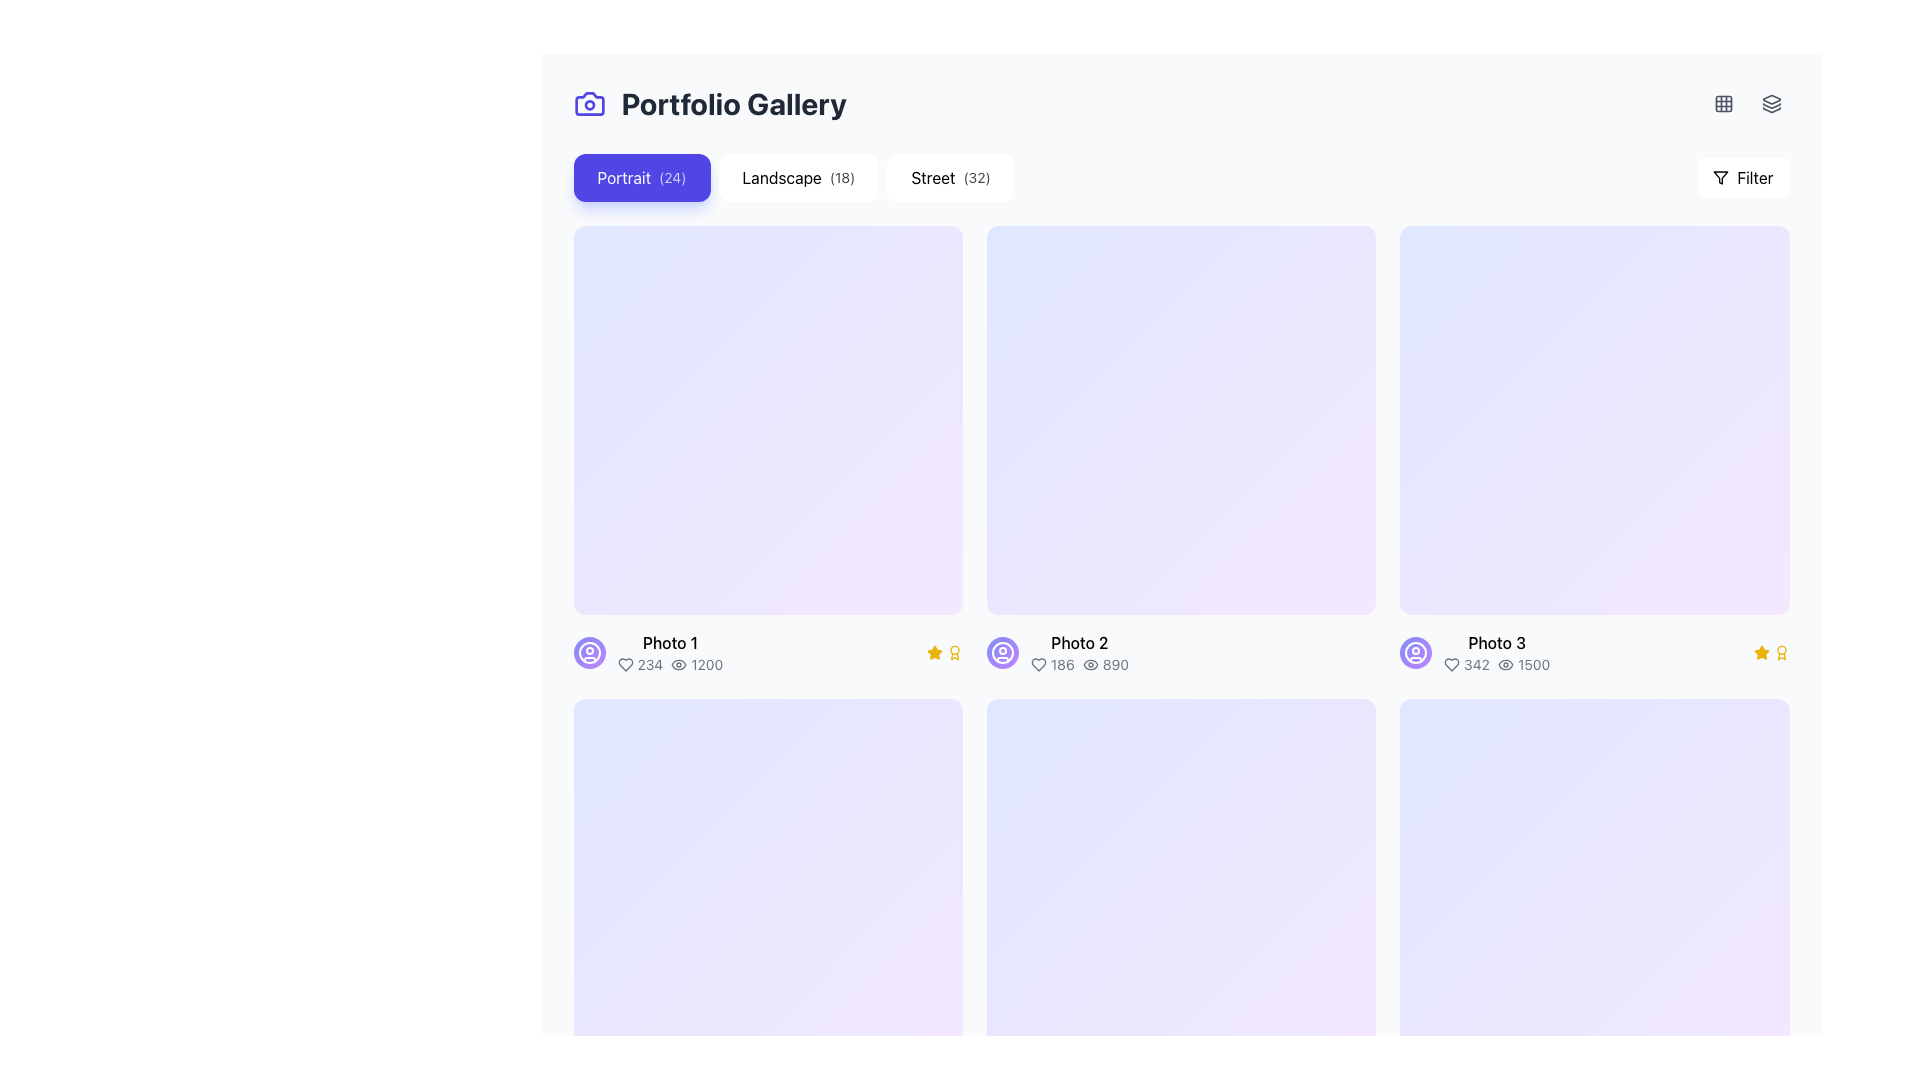  Describe the element at coordinates (1722, 104) in the screenshot. I see `the grid icon button, which is styled with a light gray tone and located in the top-right corner of the interface` at that location.